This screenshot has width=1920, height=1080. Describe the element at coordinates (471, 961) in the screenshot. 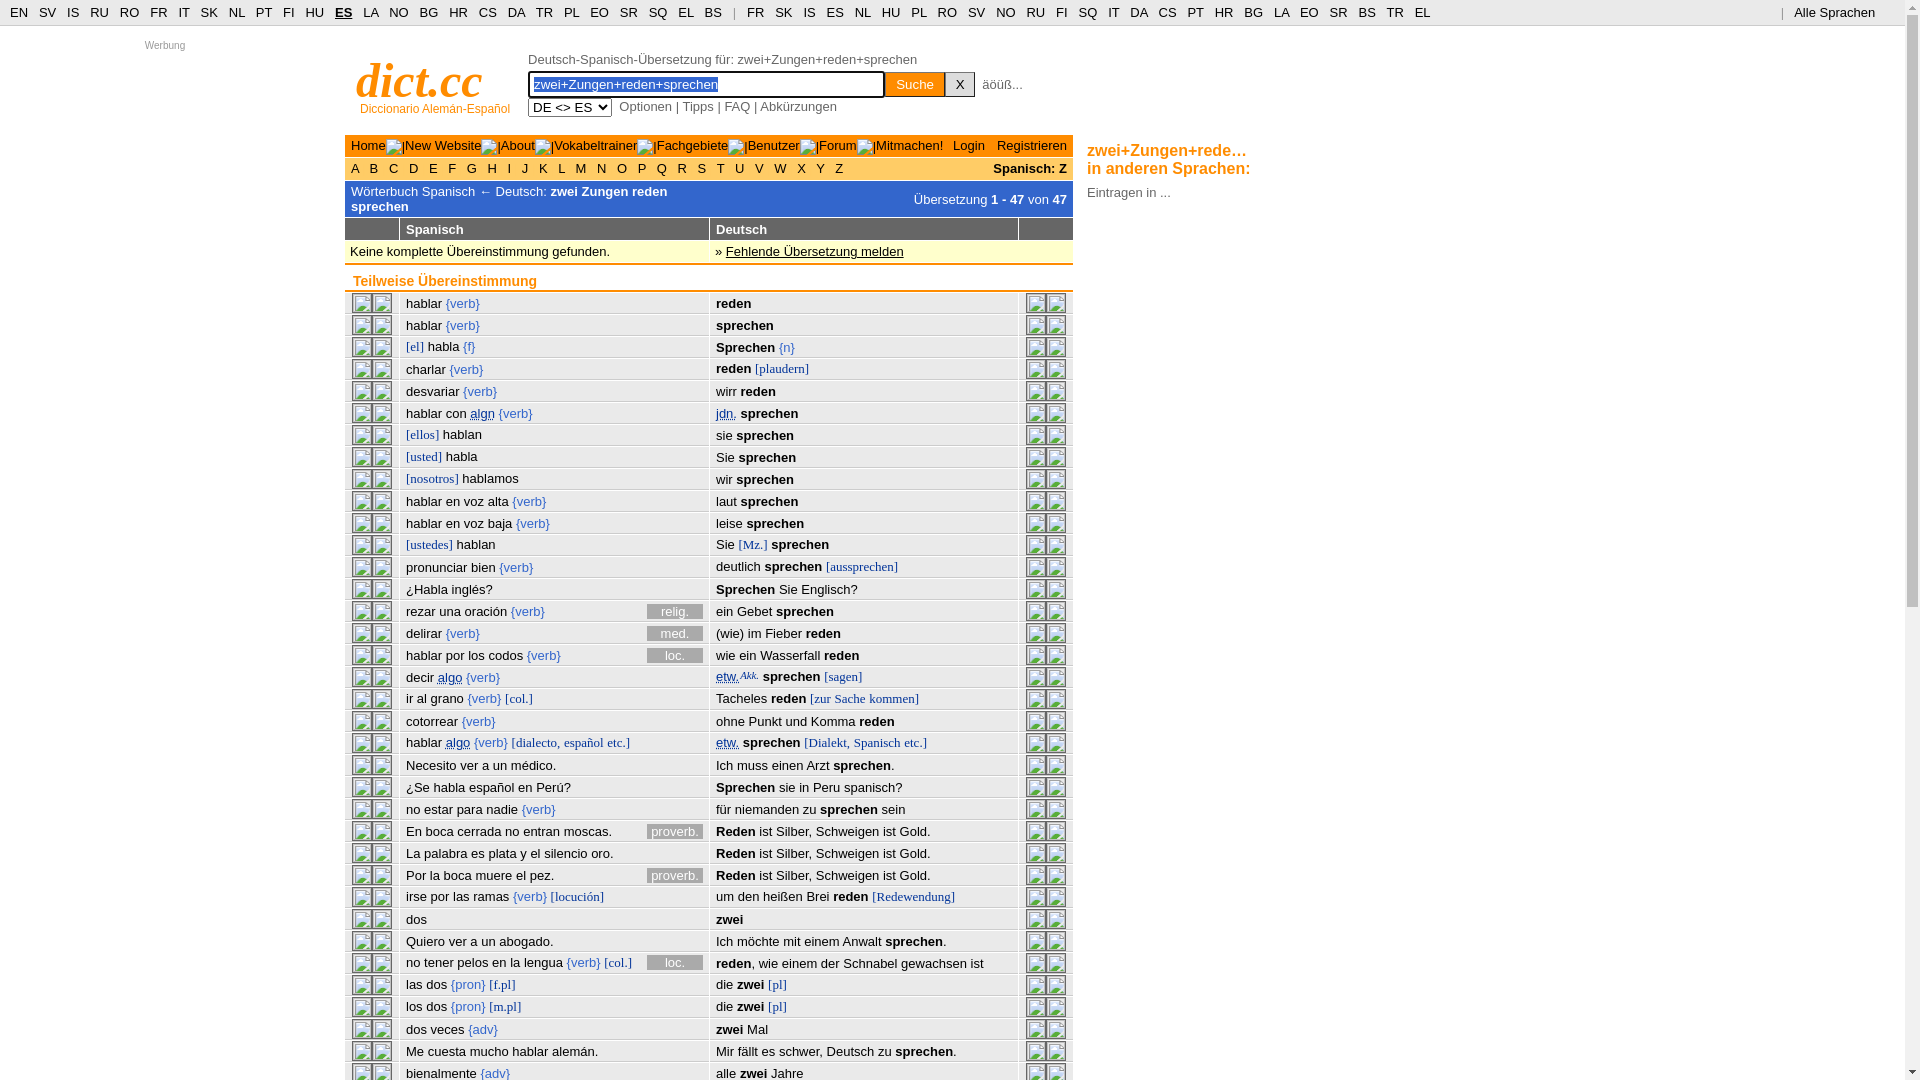

I see `'pelos'` at that location.